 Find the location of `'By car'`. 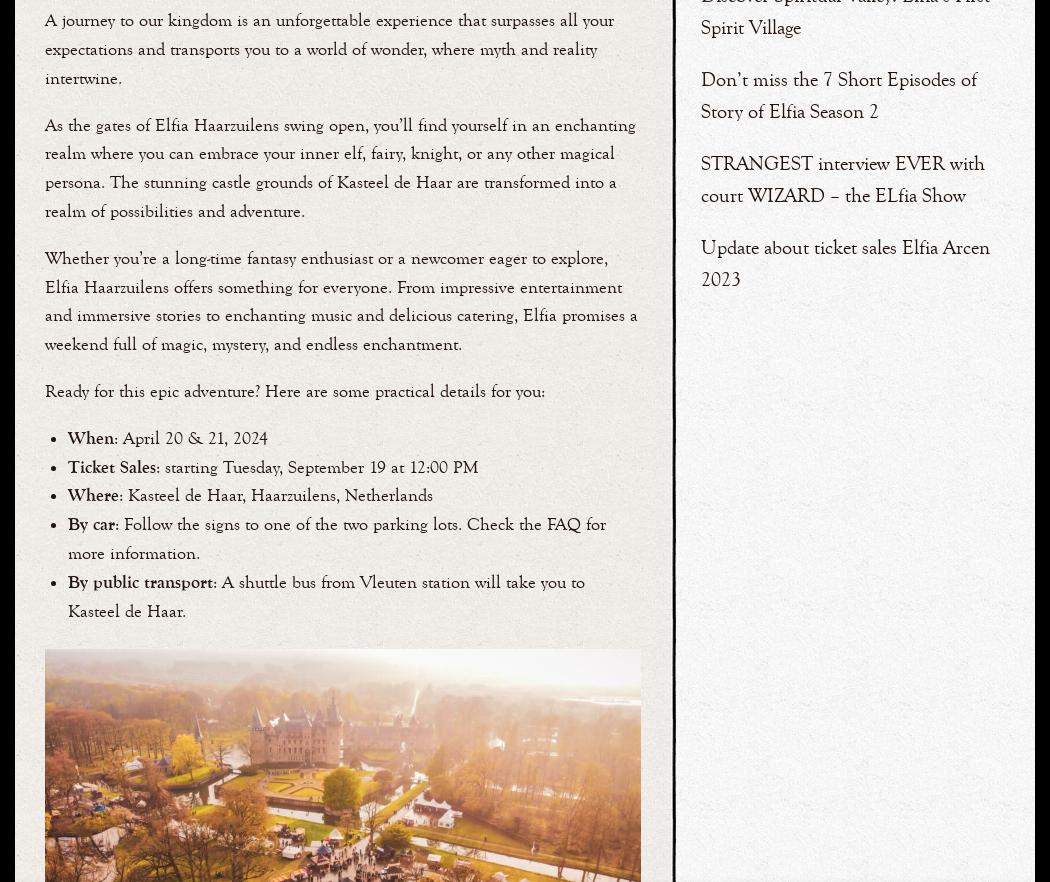

'By car' is located at coordinates (65, 524).